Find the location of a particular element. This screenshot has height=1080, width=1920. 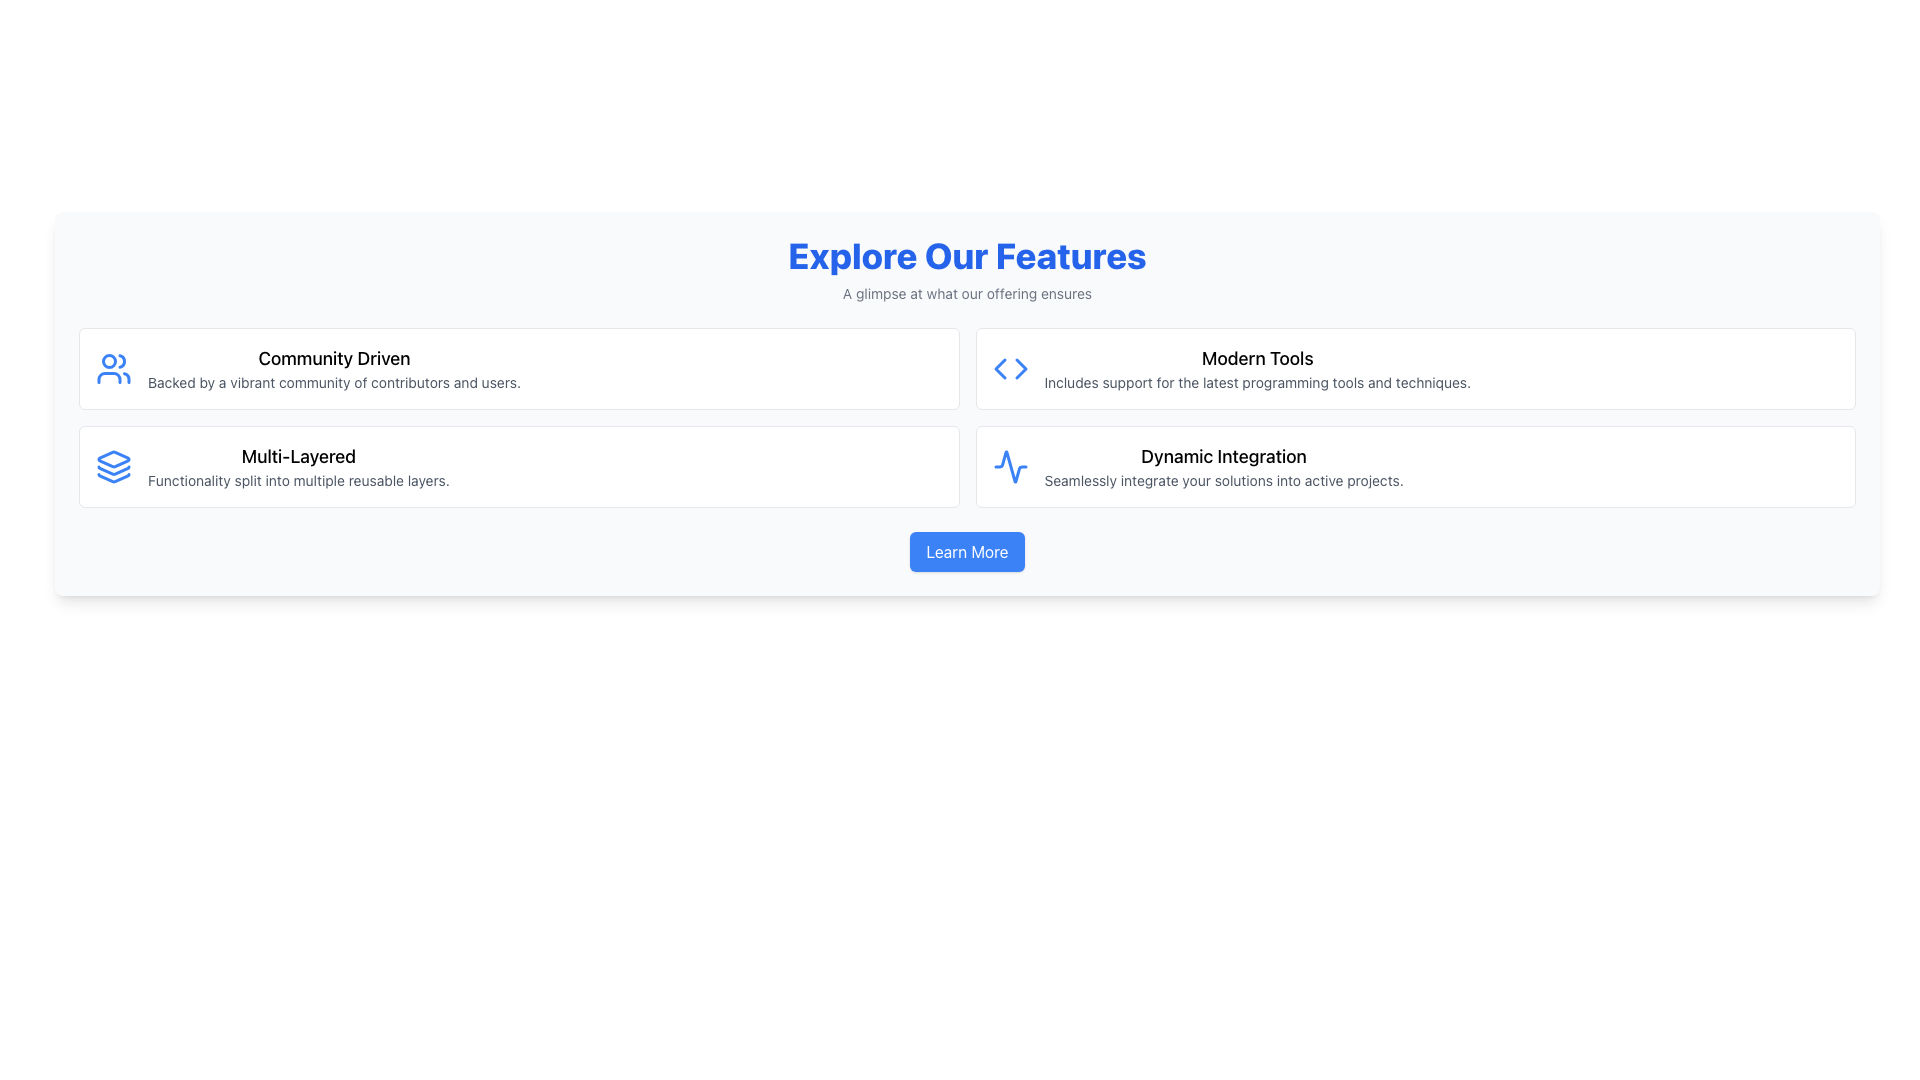

the Informational Card that provides an overview of the 'Dynamic Integration' feature, located in the bottom-right corner of the 2x2 grid layout is located at coordinates (1414, 466).